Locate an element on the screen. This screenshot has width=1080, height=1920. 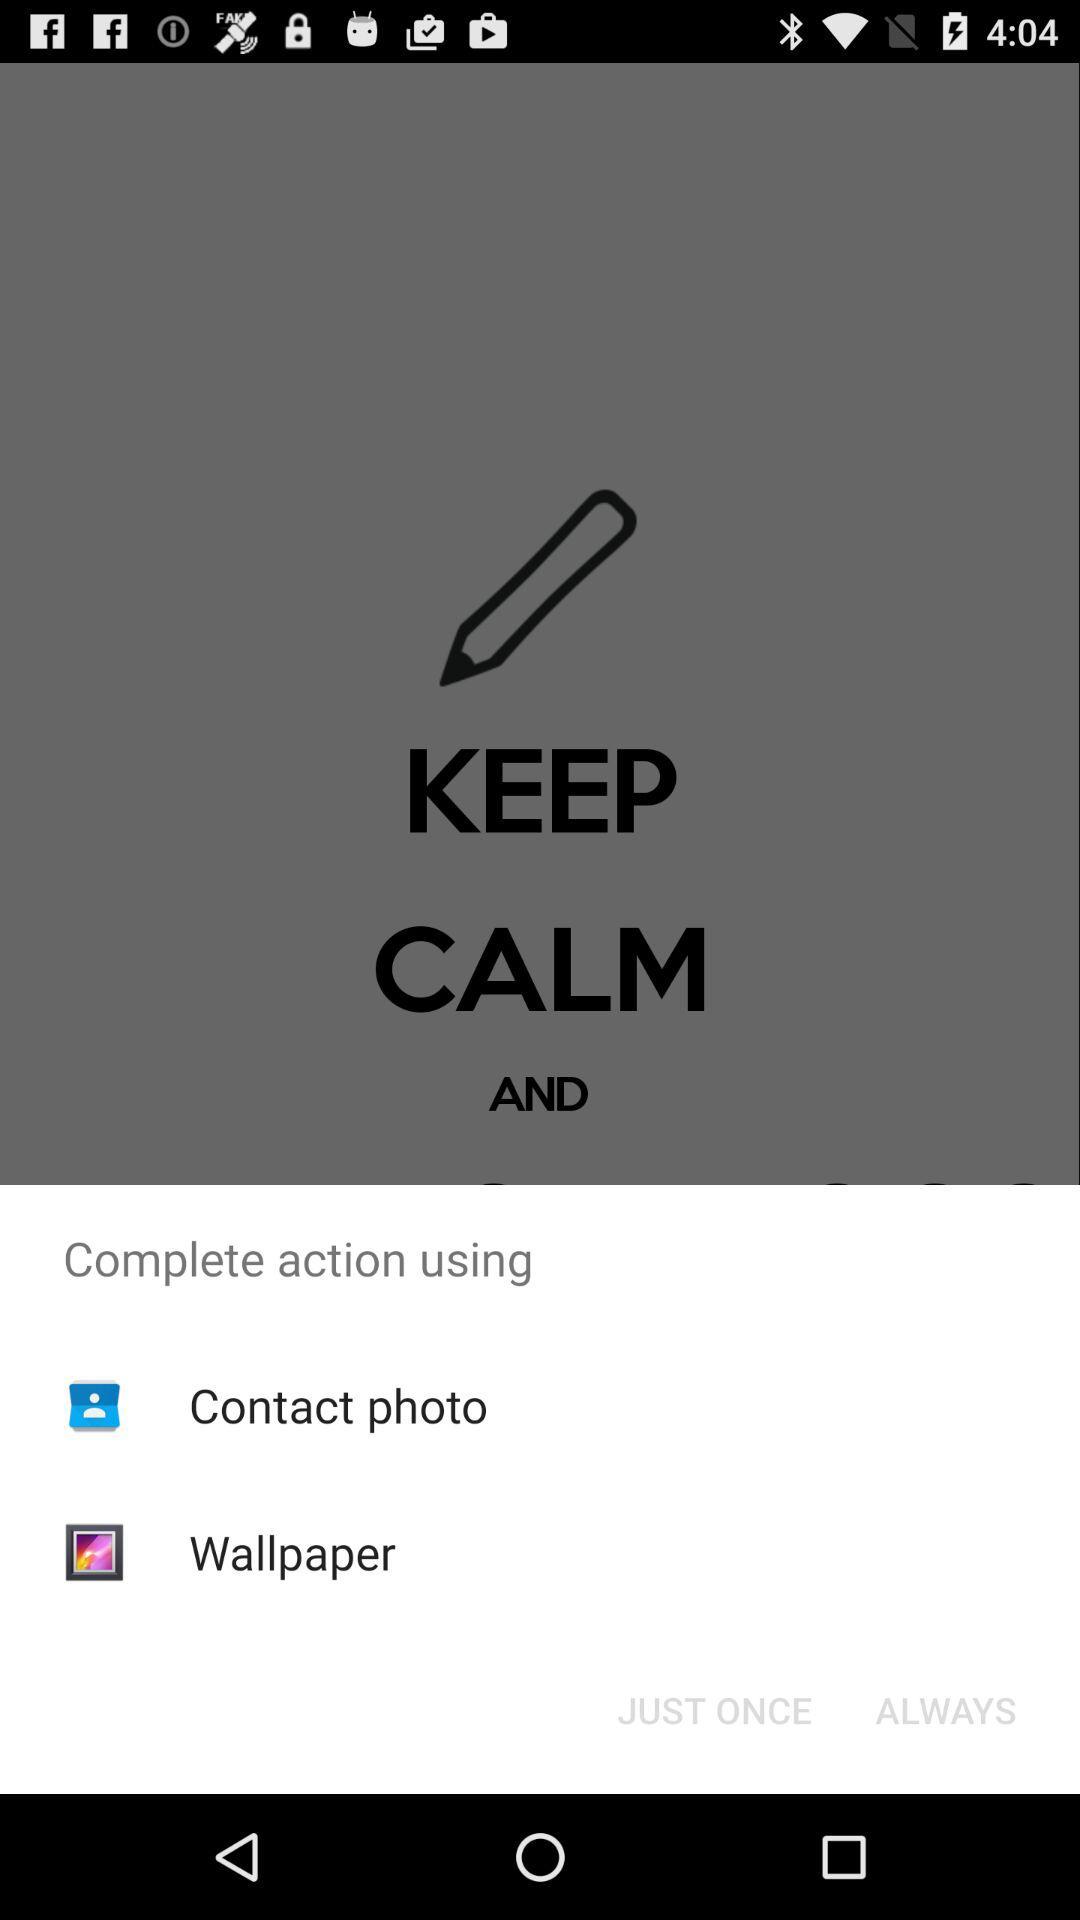
the app below the contact photo icon is located at coordinates (292, 1551).